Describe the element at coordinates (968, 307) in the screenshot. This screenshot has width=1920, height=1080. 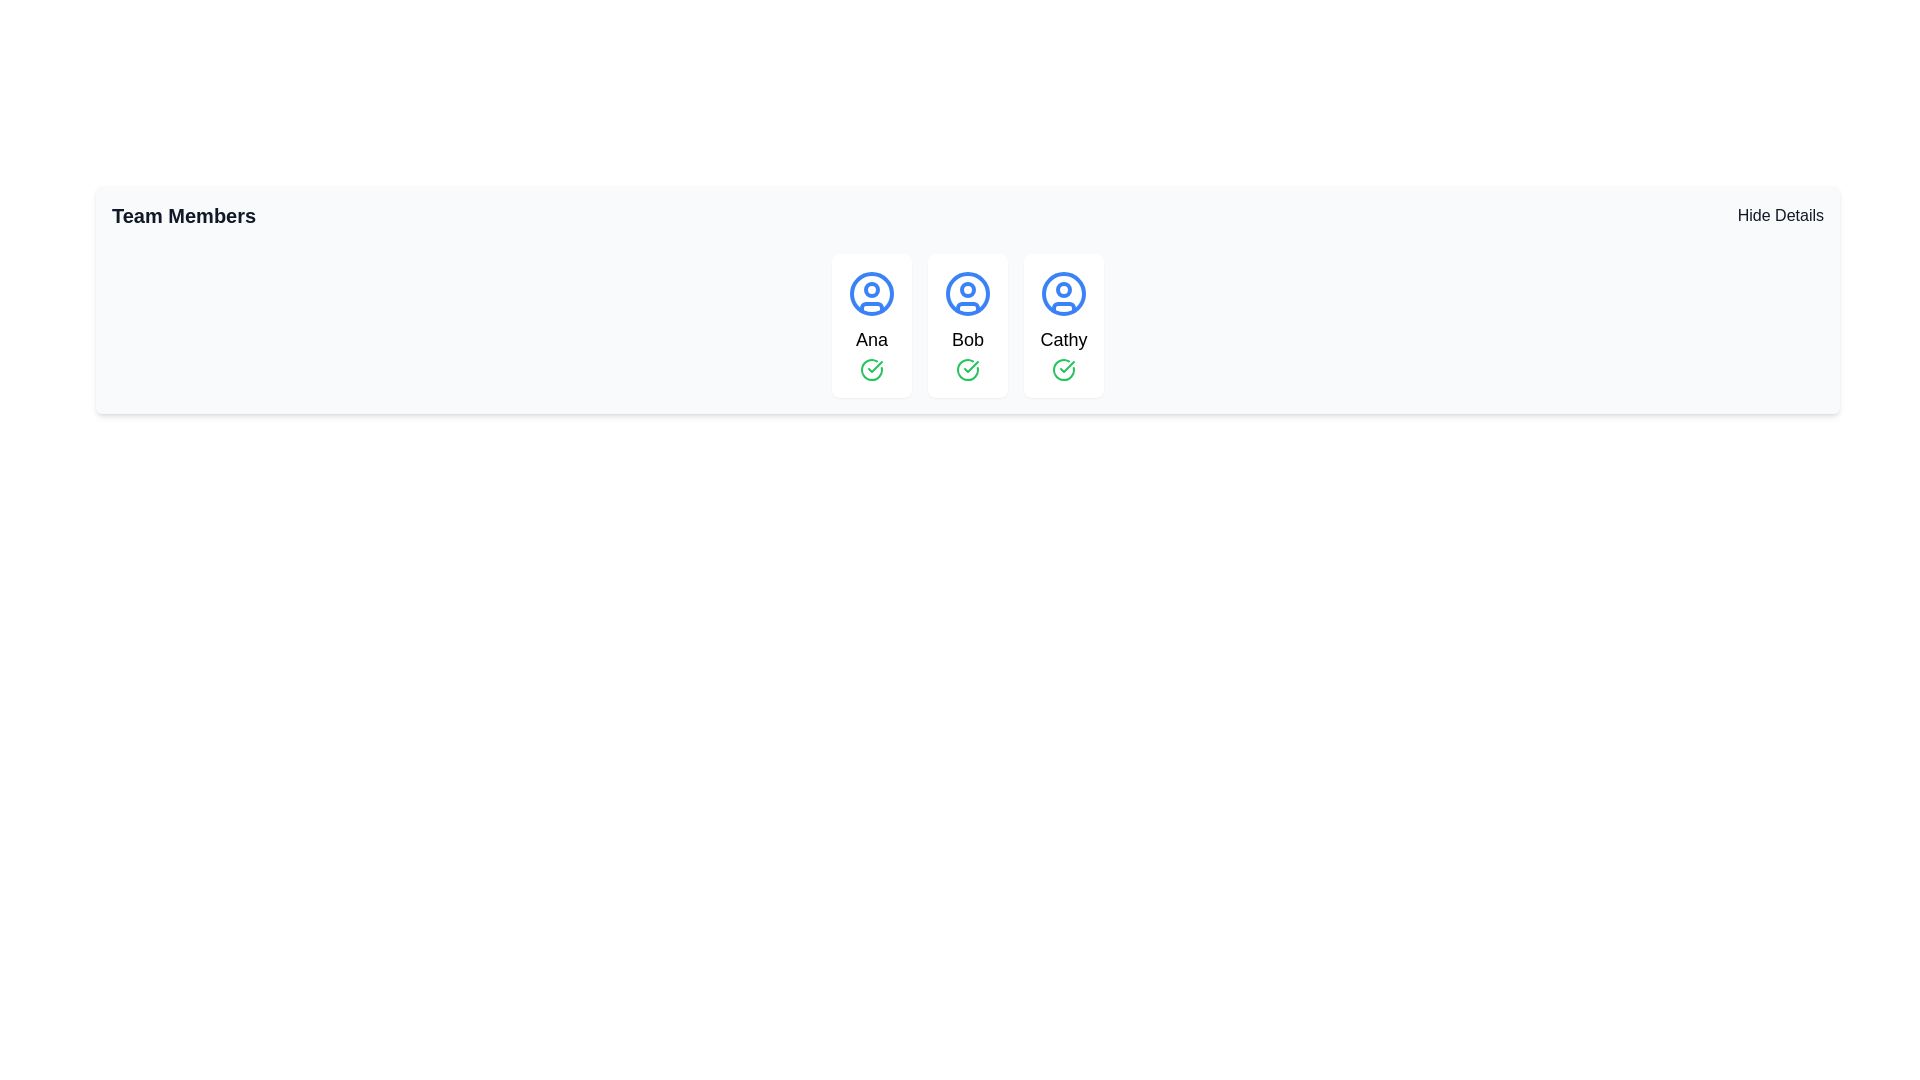
I see `the bottommost curved line segment of the user icon representing 'Bob' in the middle of the three user cards` at that location.